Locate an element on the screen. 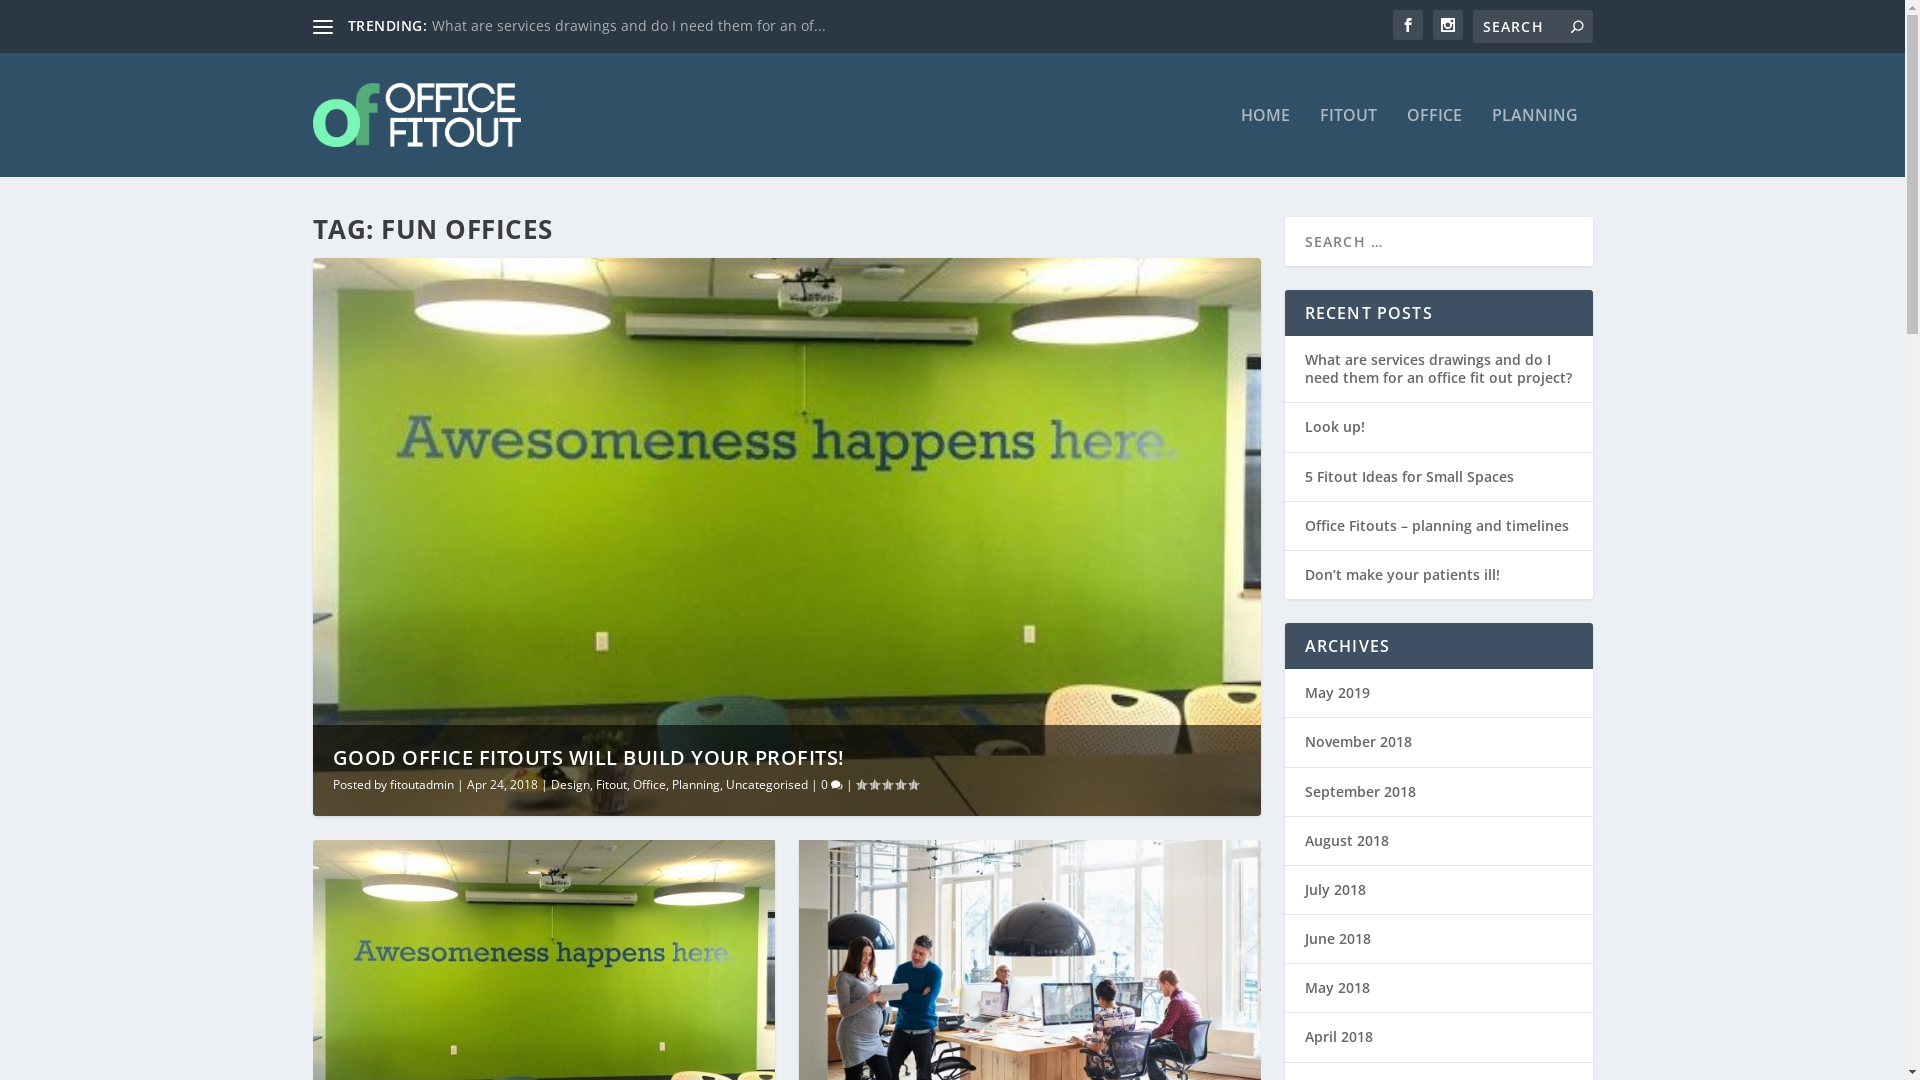 The height and width of the screenshot is (1080, 1920). 'GOOD OFFICE FITOUTS WILL BUILD YOUR PROFITS!' is located at coordinates (331, 757).